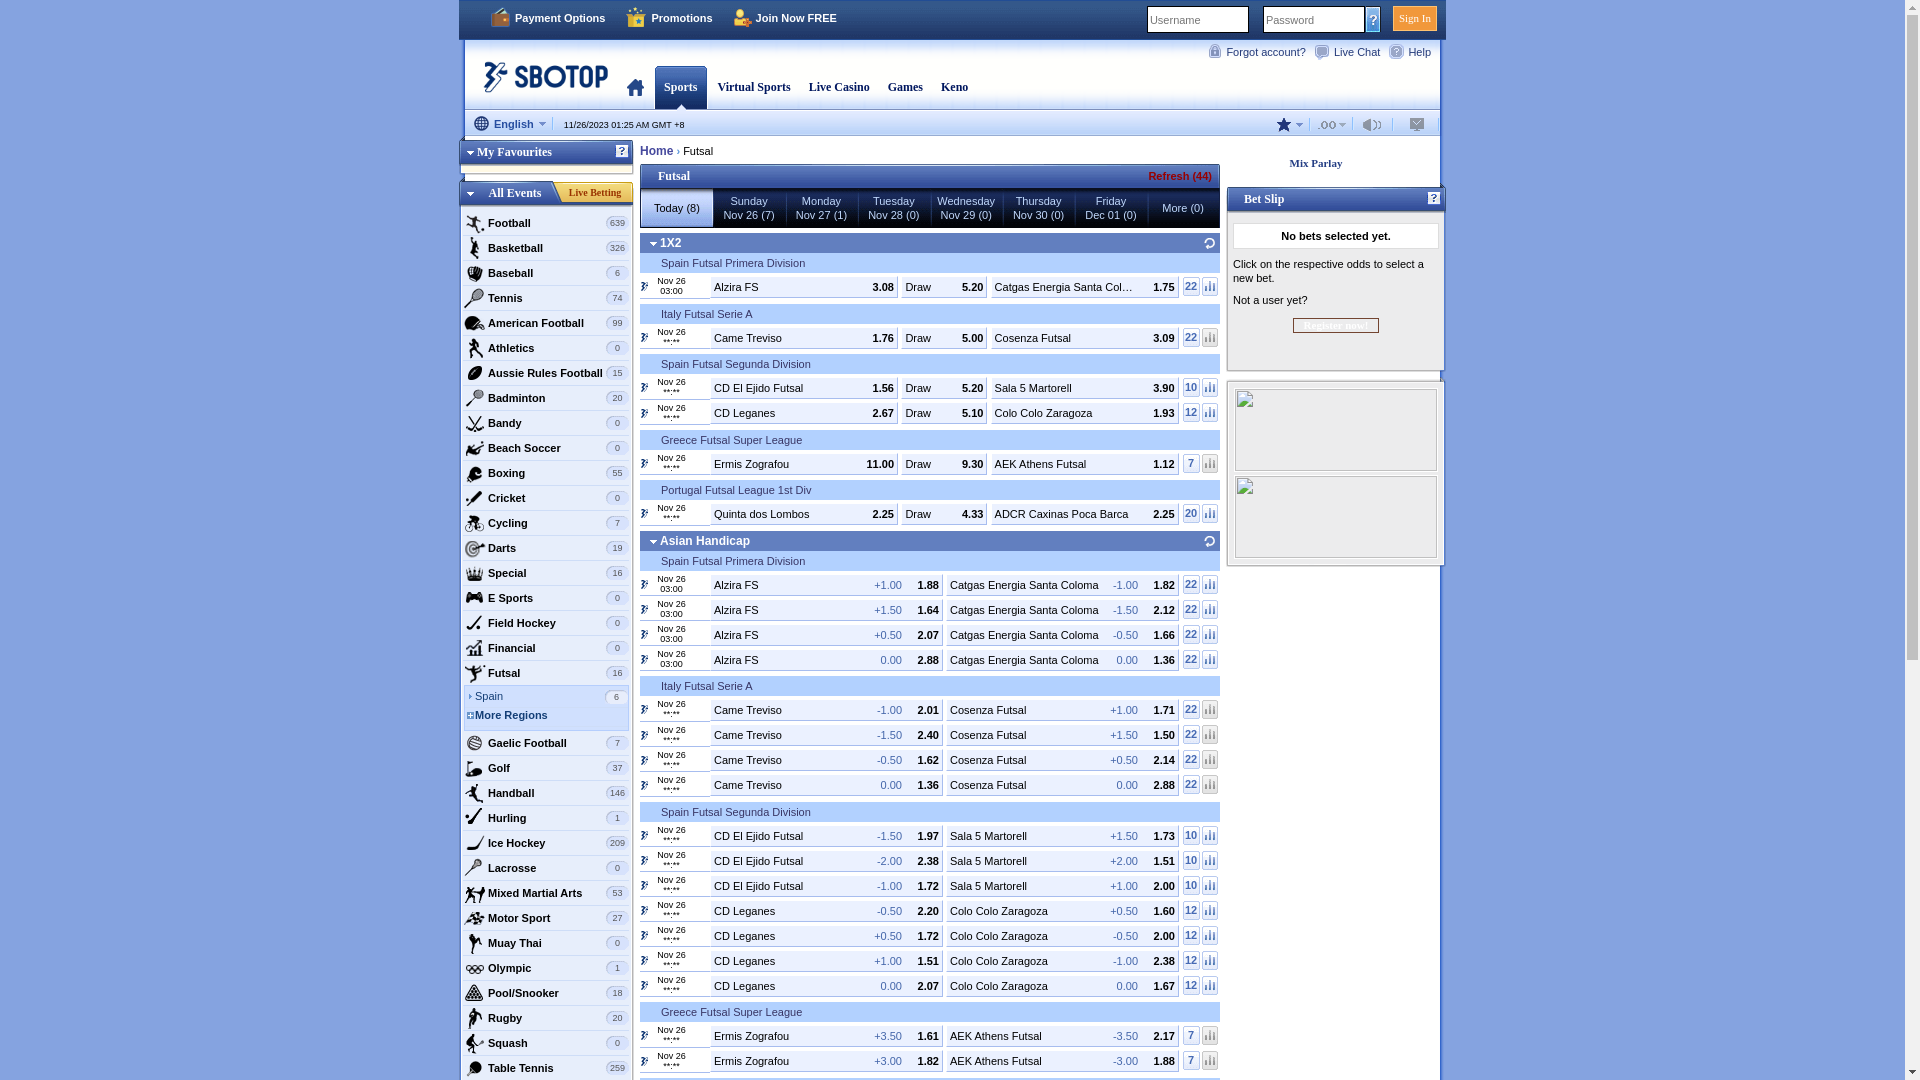  Describe the element at coordinates (539, 83) in the screenshot. I see `'SBOTOP Sports | Online Sports Live Betting - Join Now!'` at that location.